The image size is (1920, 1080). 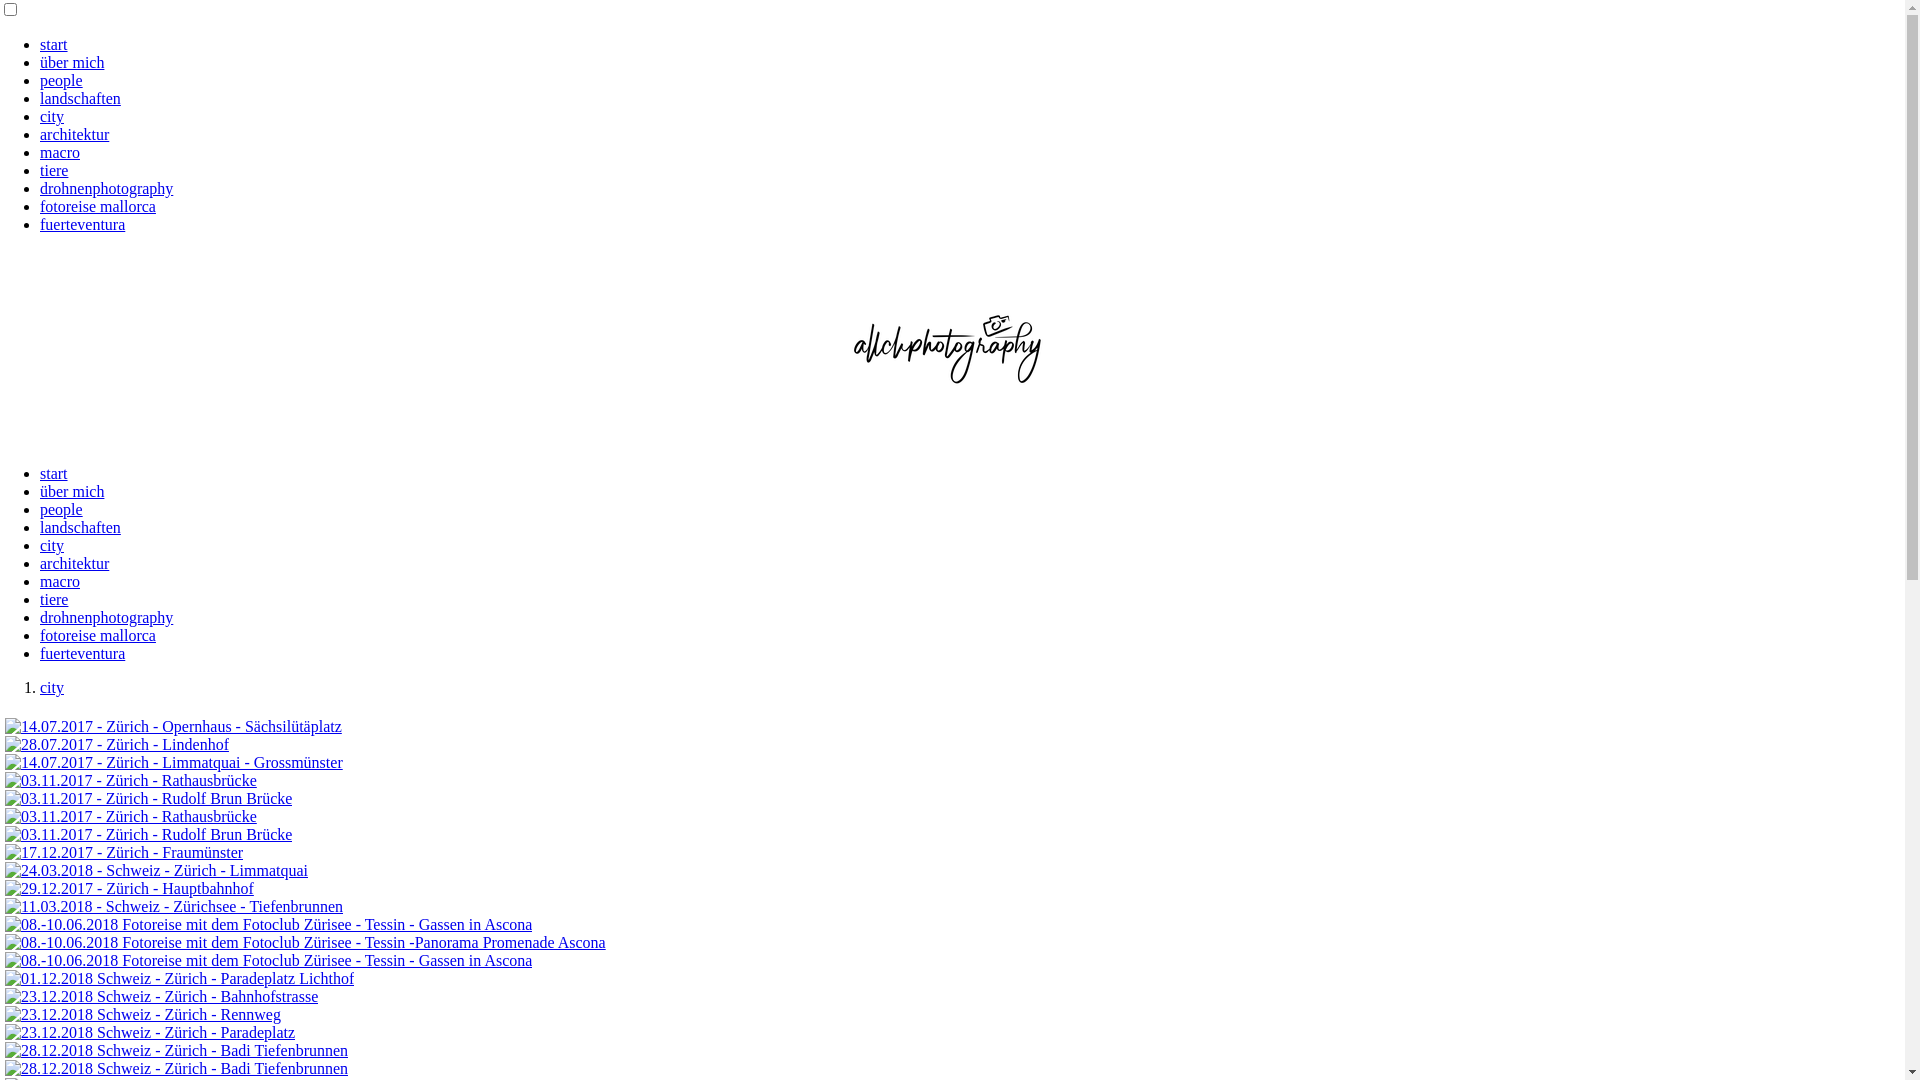 I want to click on 'landschaften', so click(x=80, y=98).